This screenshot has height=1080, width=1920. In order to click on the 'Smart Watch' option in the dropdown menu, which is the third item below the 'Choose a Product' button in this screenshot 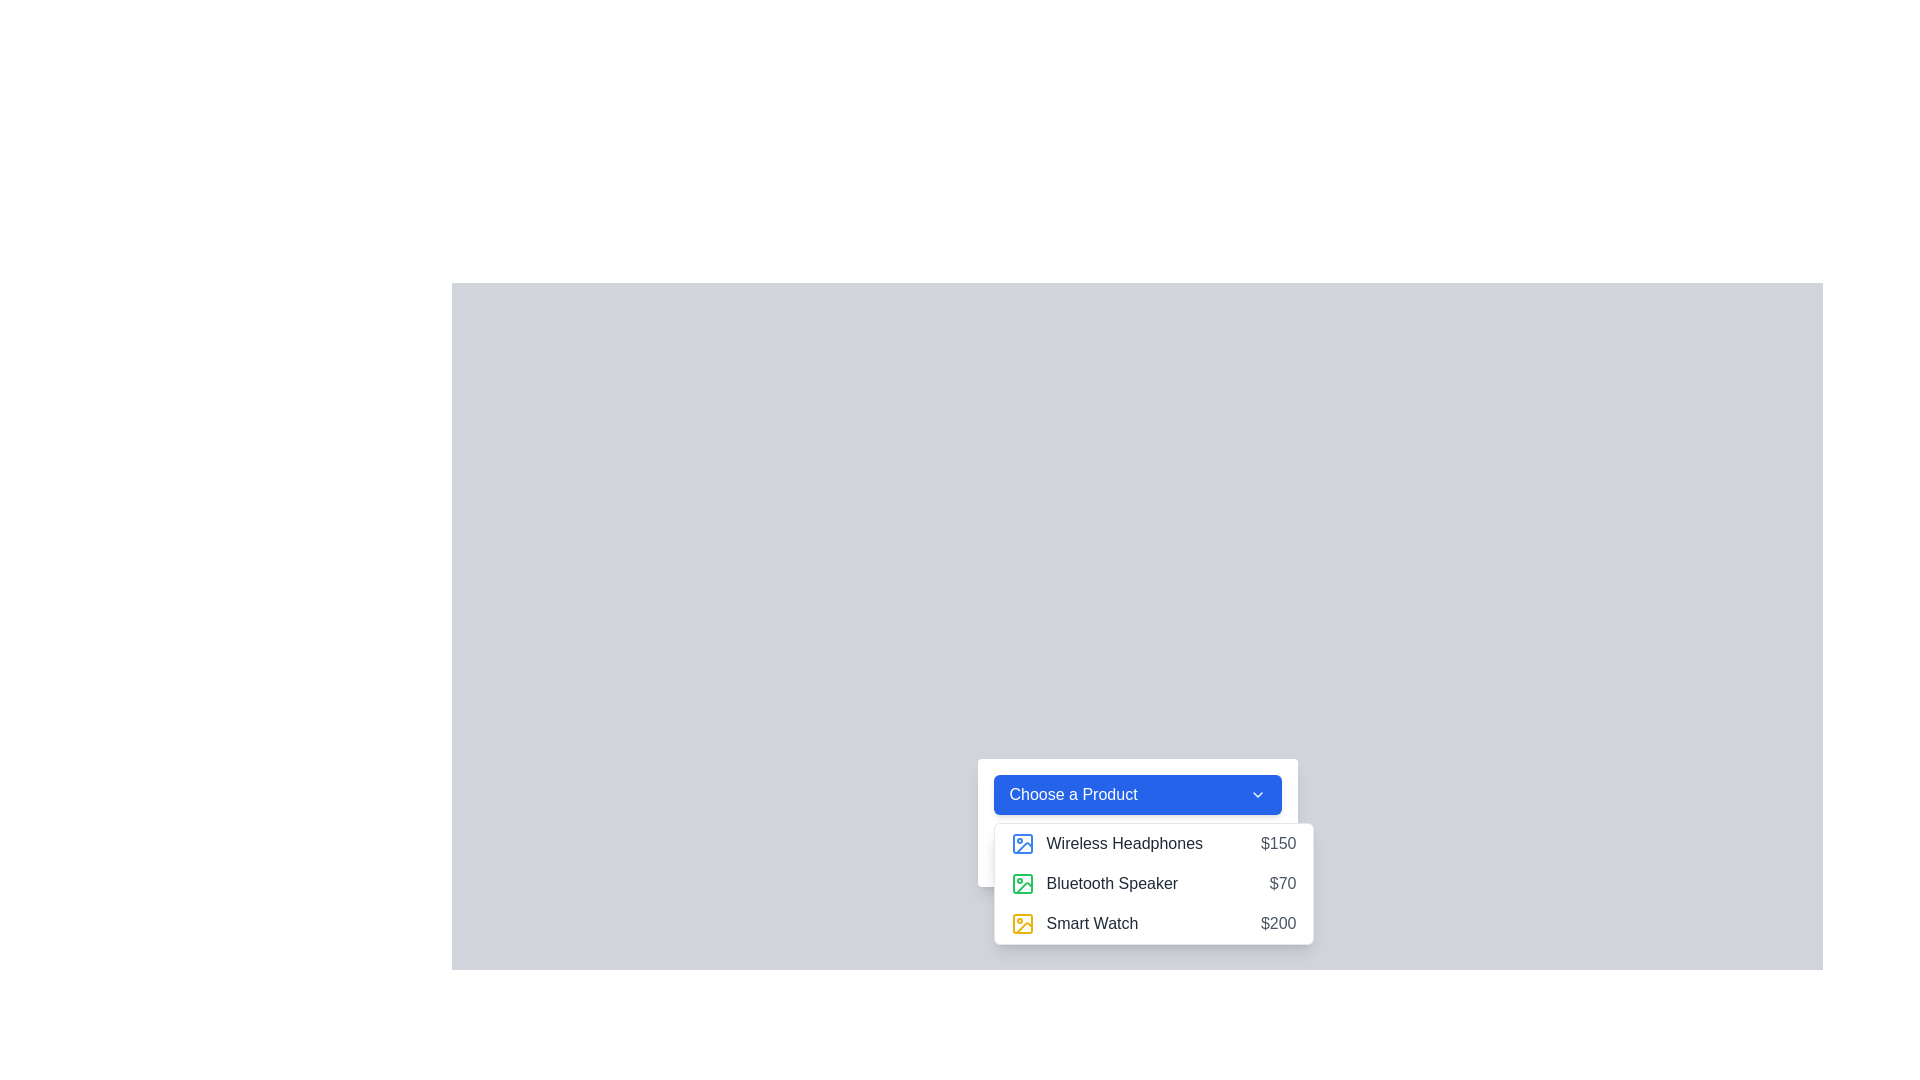, I will do `click(1153, 924)`.